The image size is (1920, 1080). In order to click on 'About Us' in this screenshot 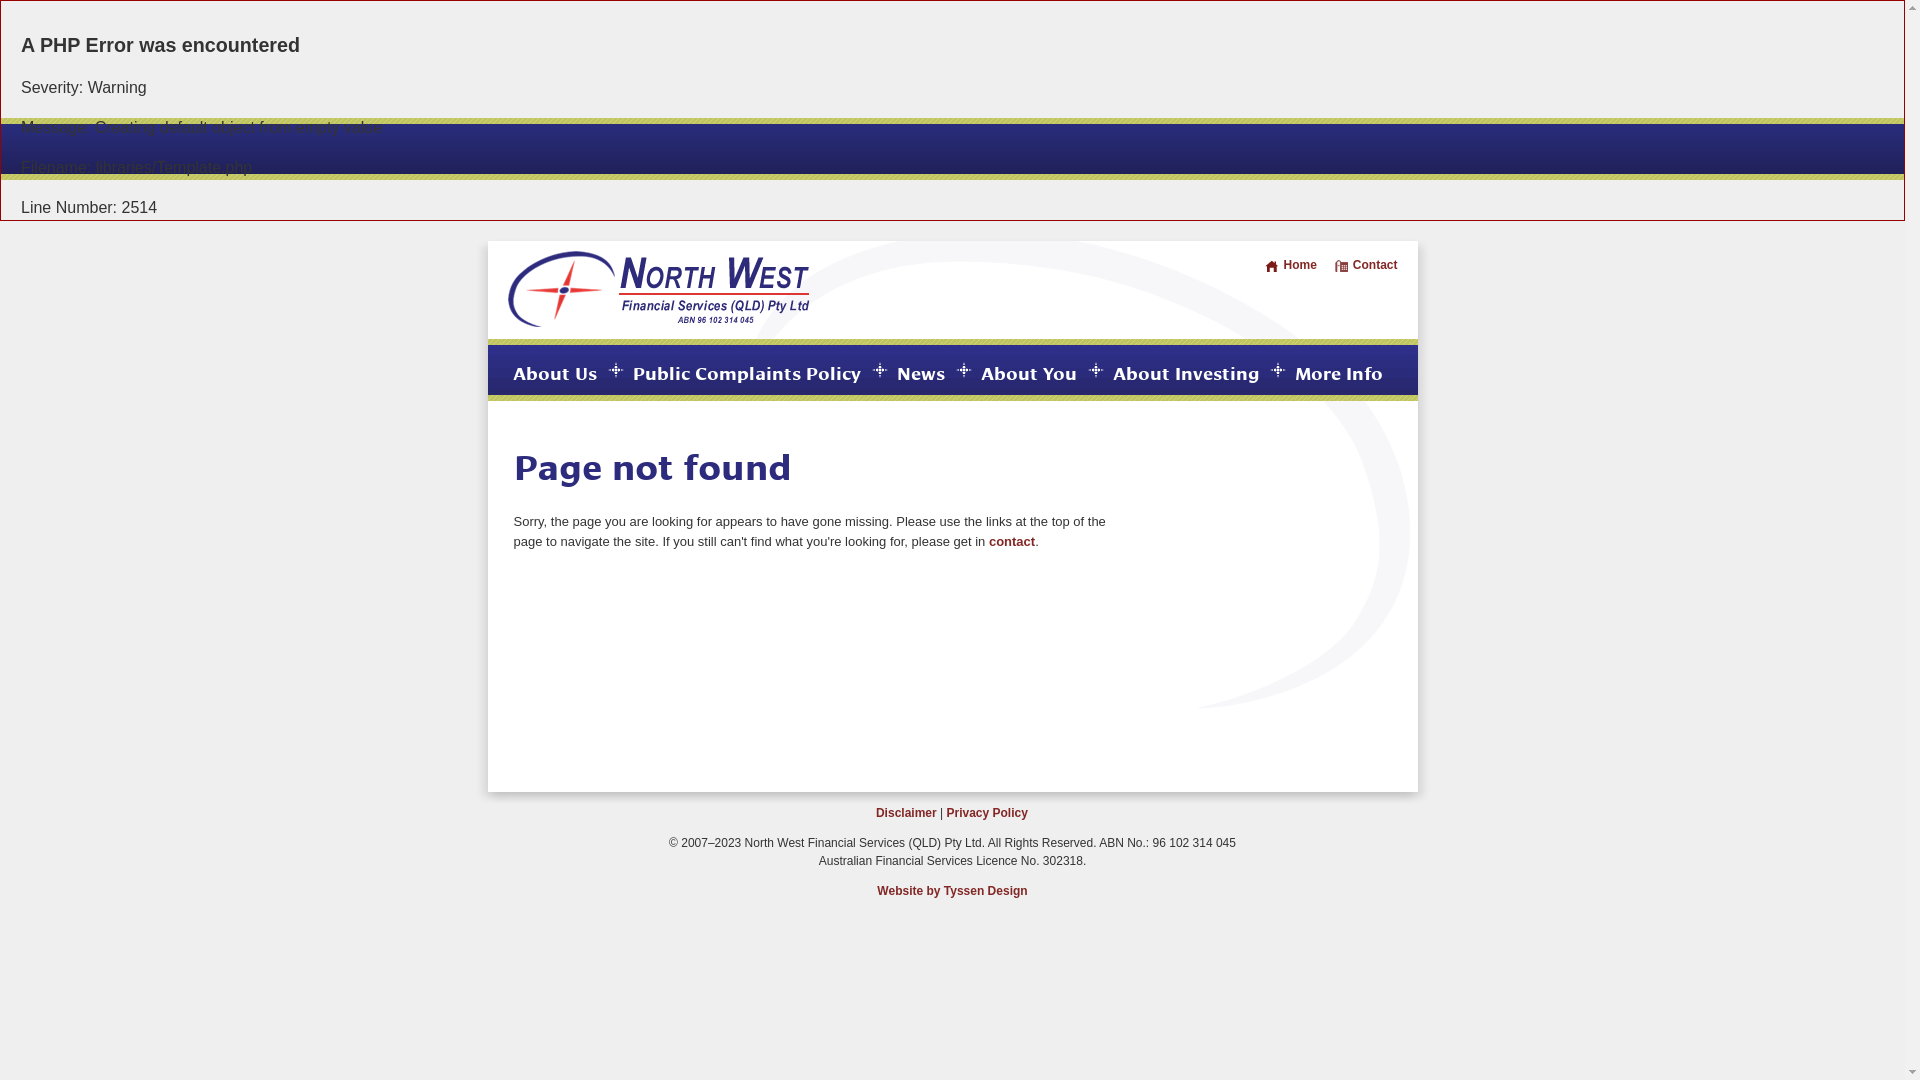, I will do `click(553, 371)`.